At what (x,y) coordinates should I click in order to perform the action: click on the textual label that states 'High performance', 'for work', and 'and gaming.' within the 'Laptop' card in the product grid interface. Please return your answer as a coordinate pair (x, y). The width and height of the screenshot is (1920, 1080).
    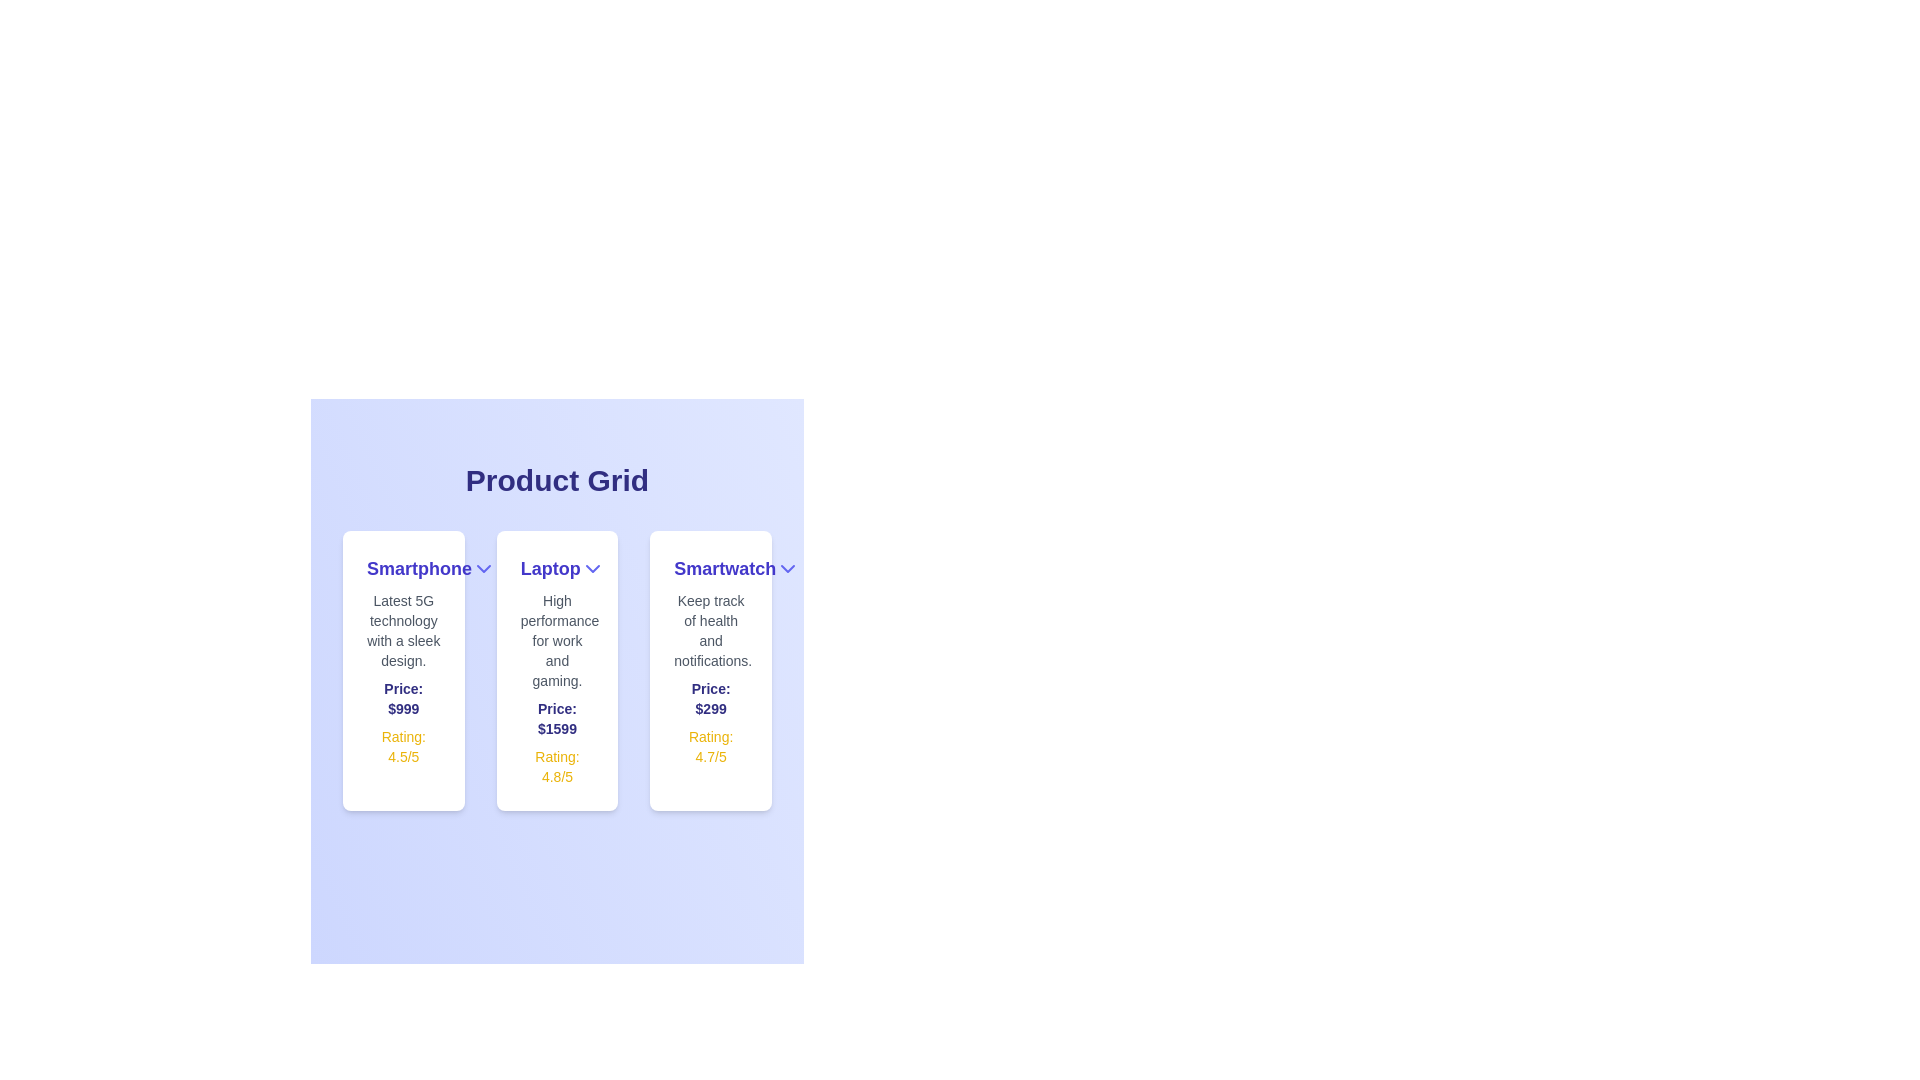
    Looking at the image, I should click on (557, 640).